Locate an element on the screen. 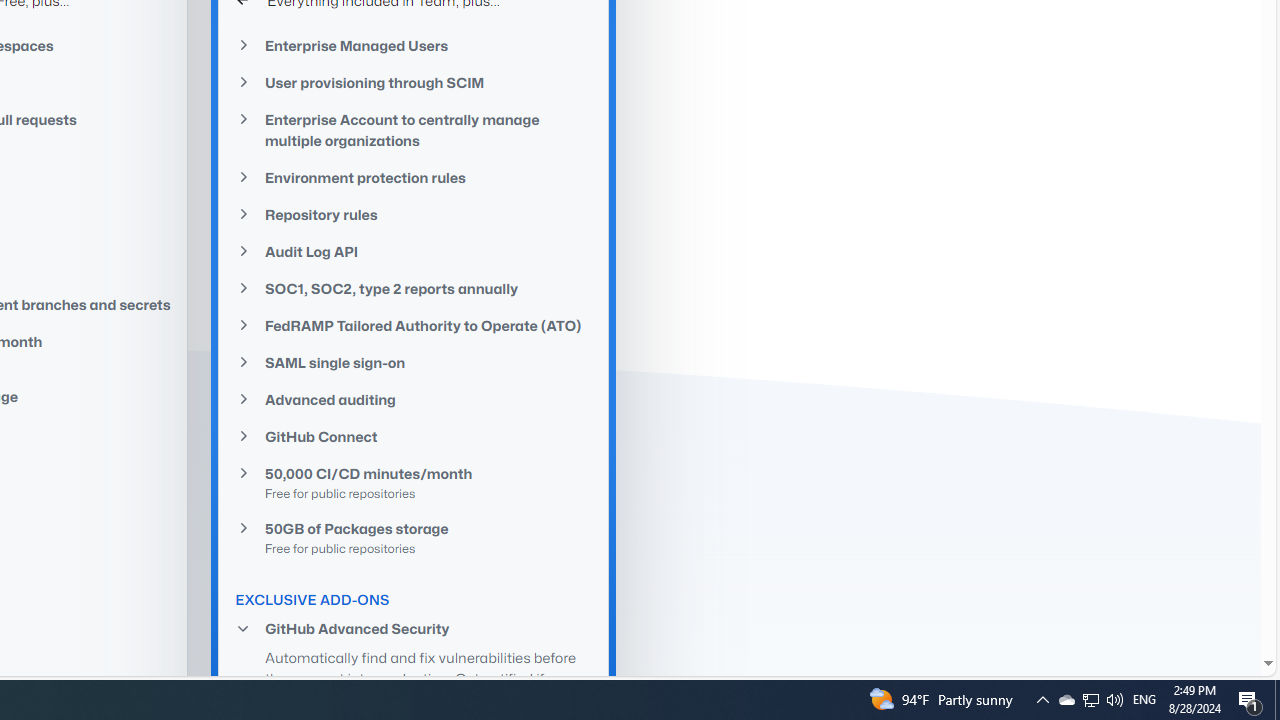 The width and height of the screenshot is (1280, 720). '50,000 CI/CD minutes/monthFree for public repositories' is located at coordinates (413, 482).